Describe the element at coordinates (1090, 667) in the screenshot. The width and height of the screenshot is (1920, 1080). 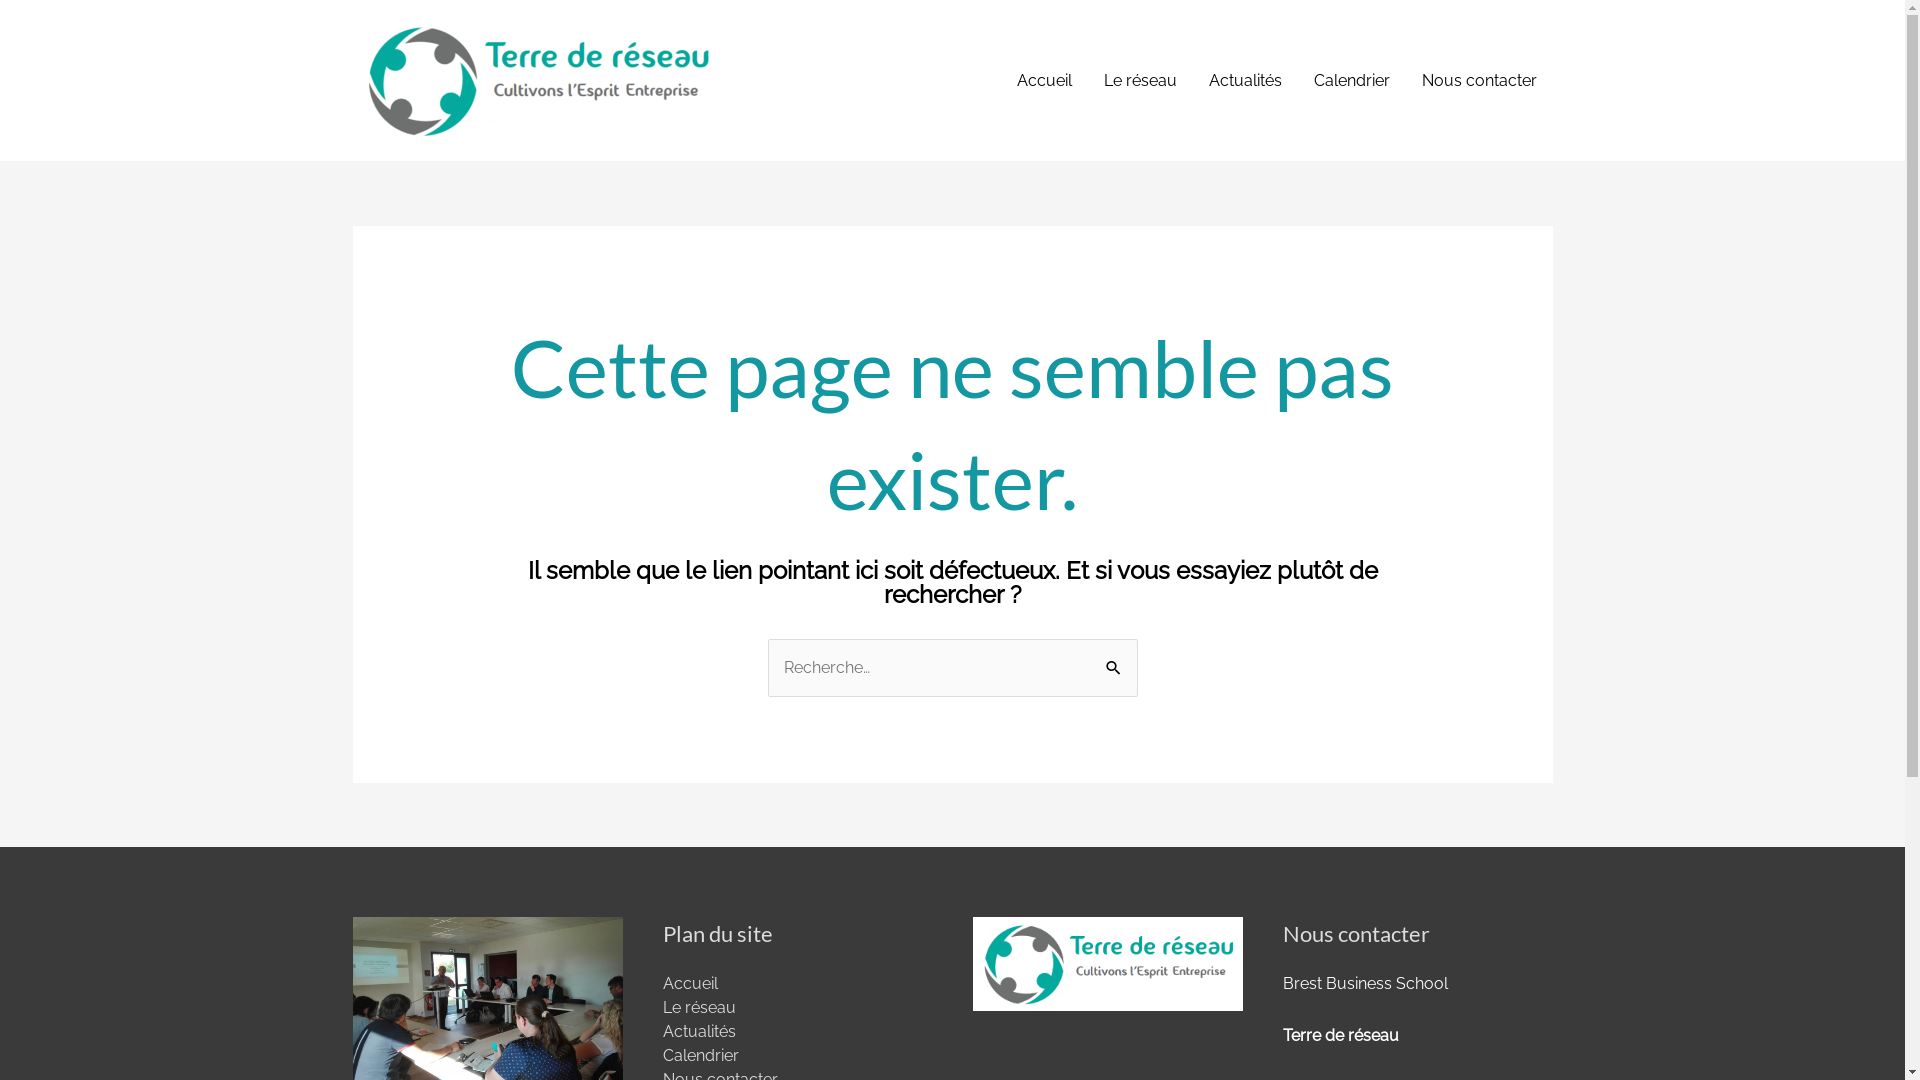
I see `'Rechercher'` at that location.